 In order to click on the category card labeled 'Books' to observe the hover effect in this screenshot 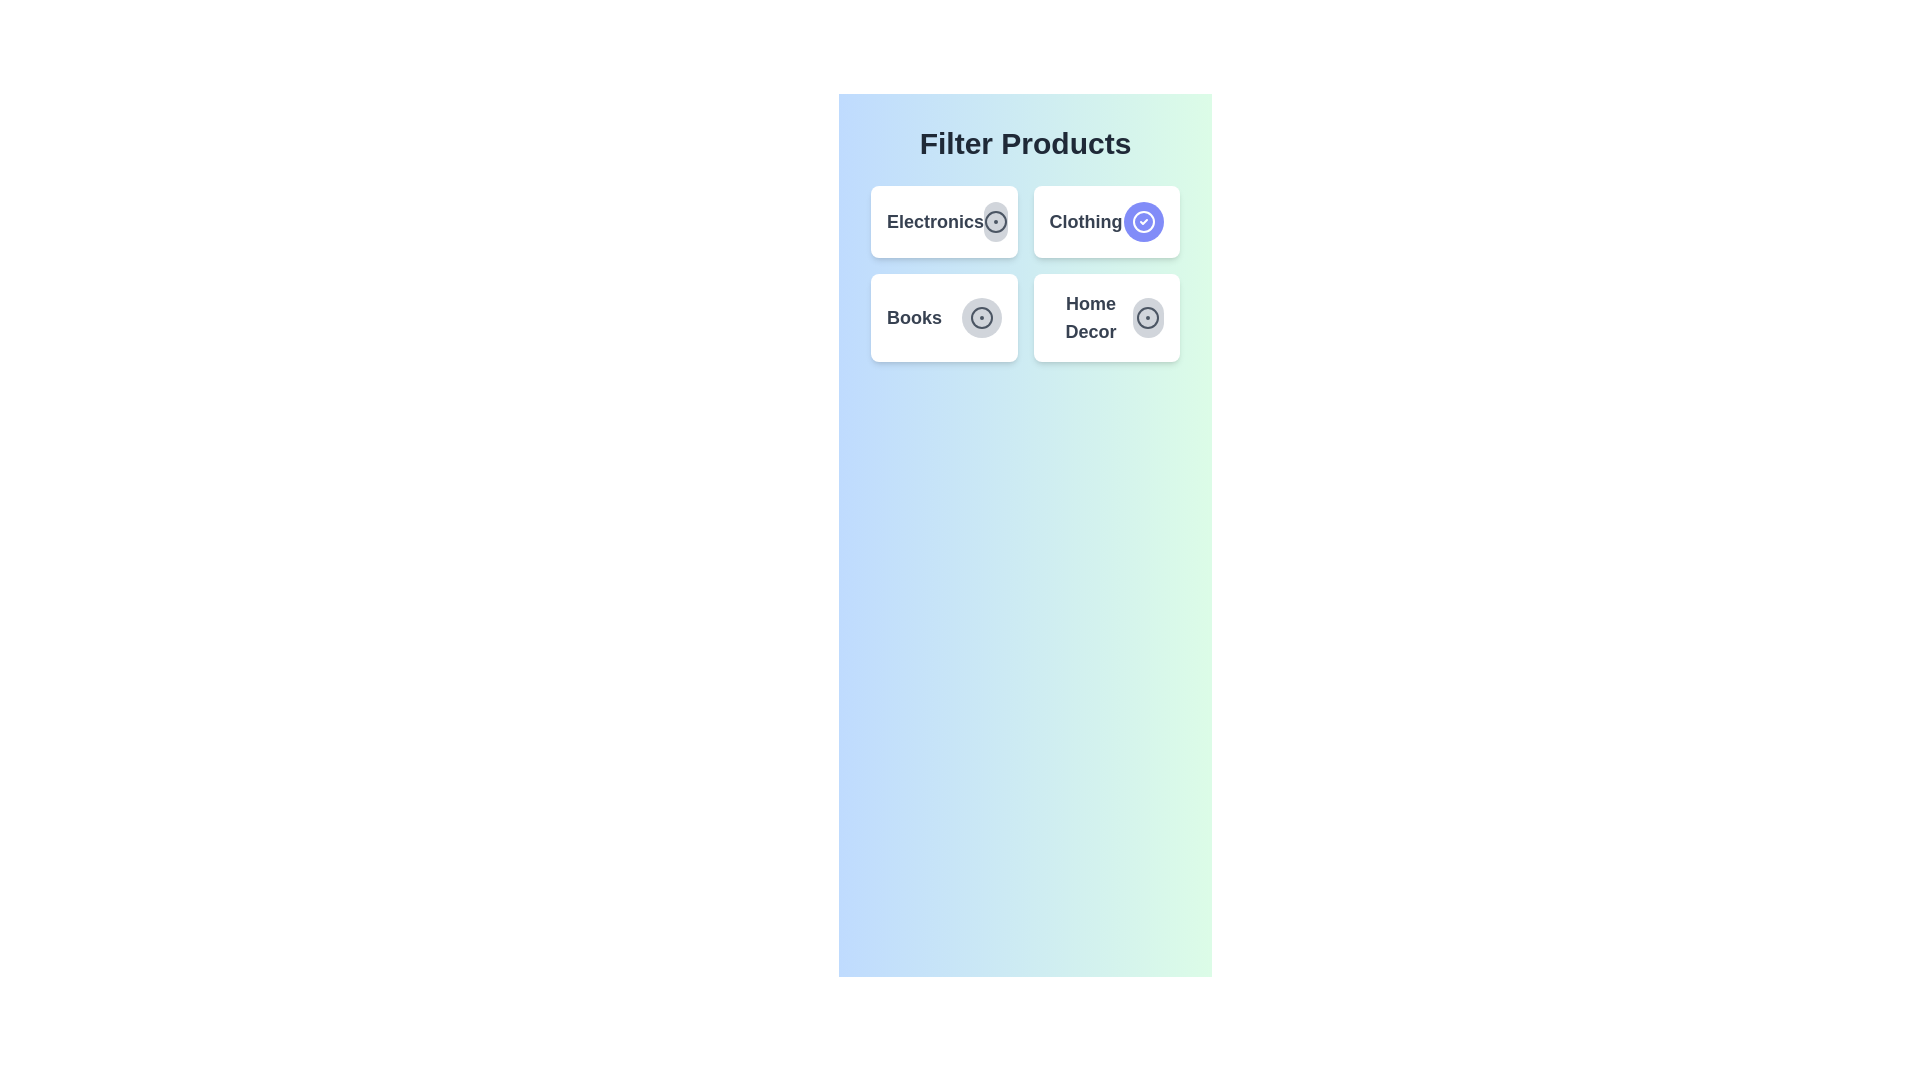, I will do `click(943, 316)`.